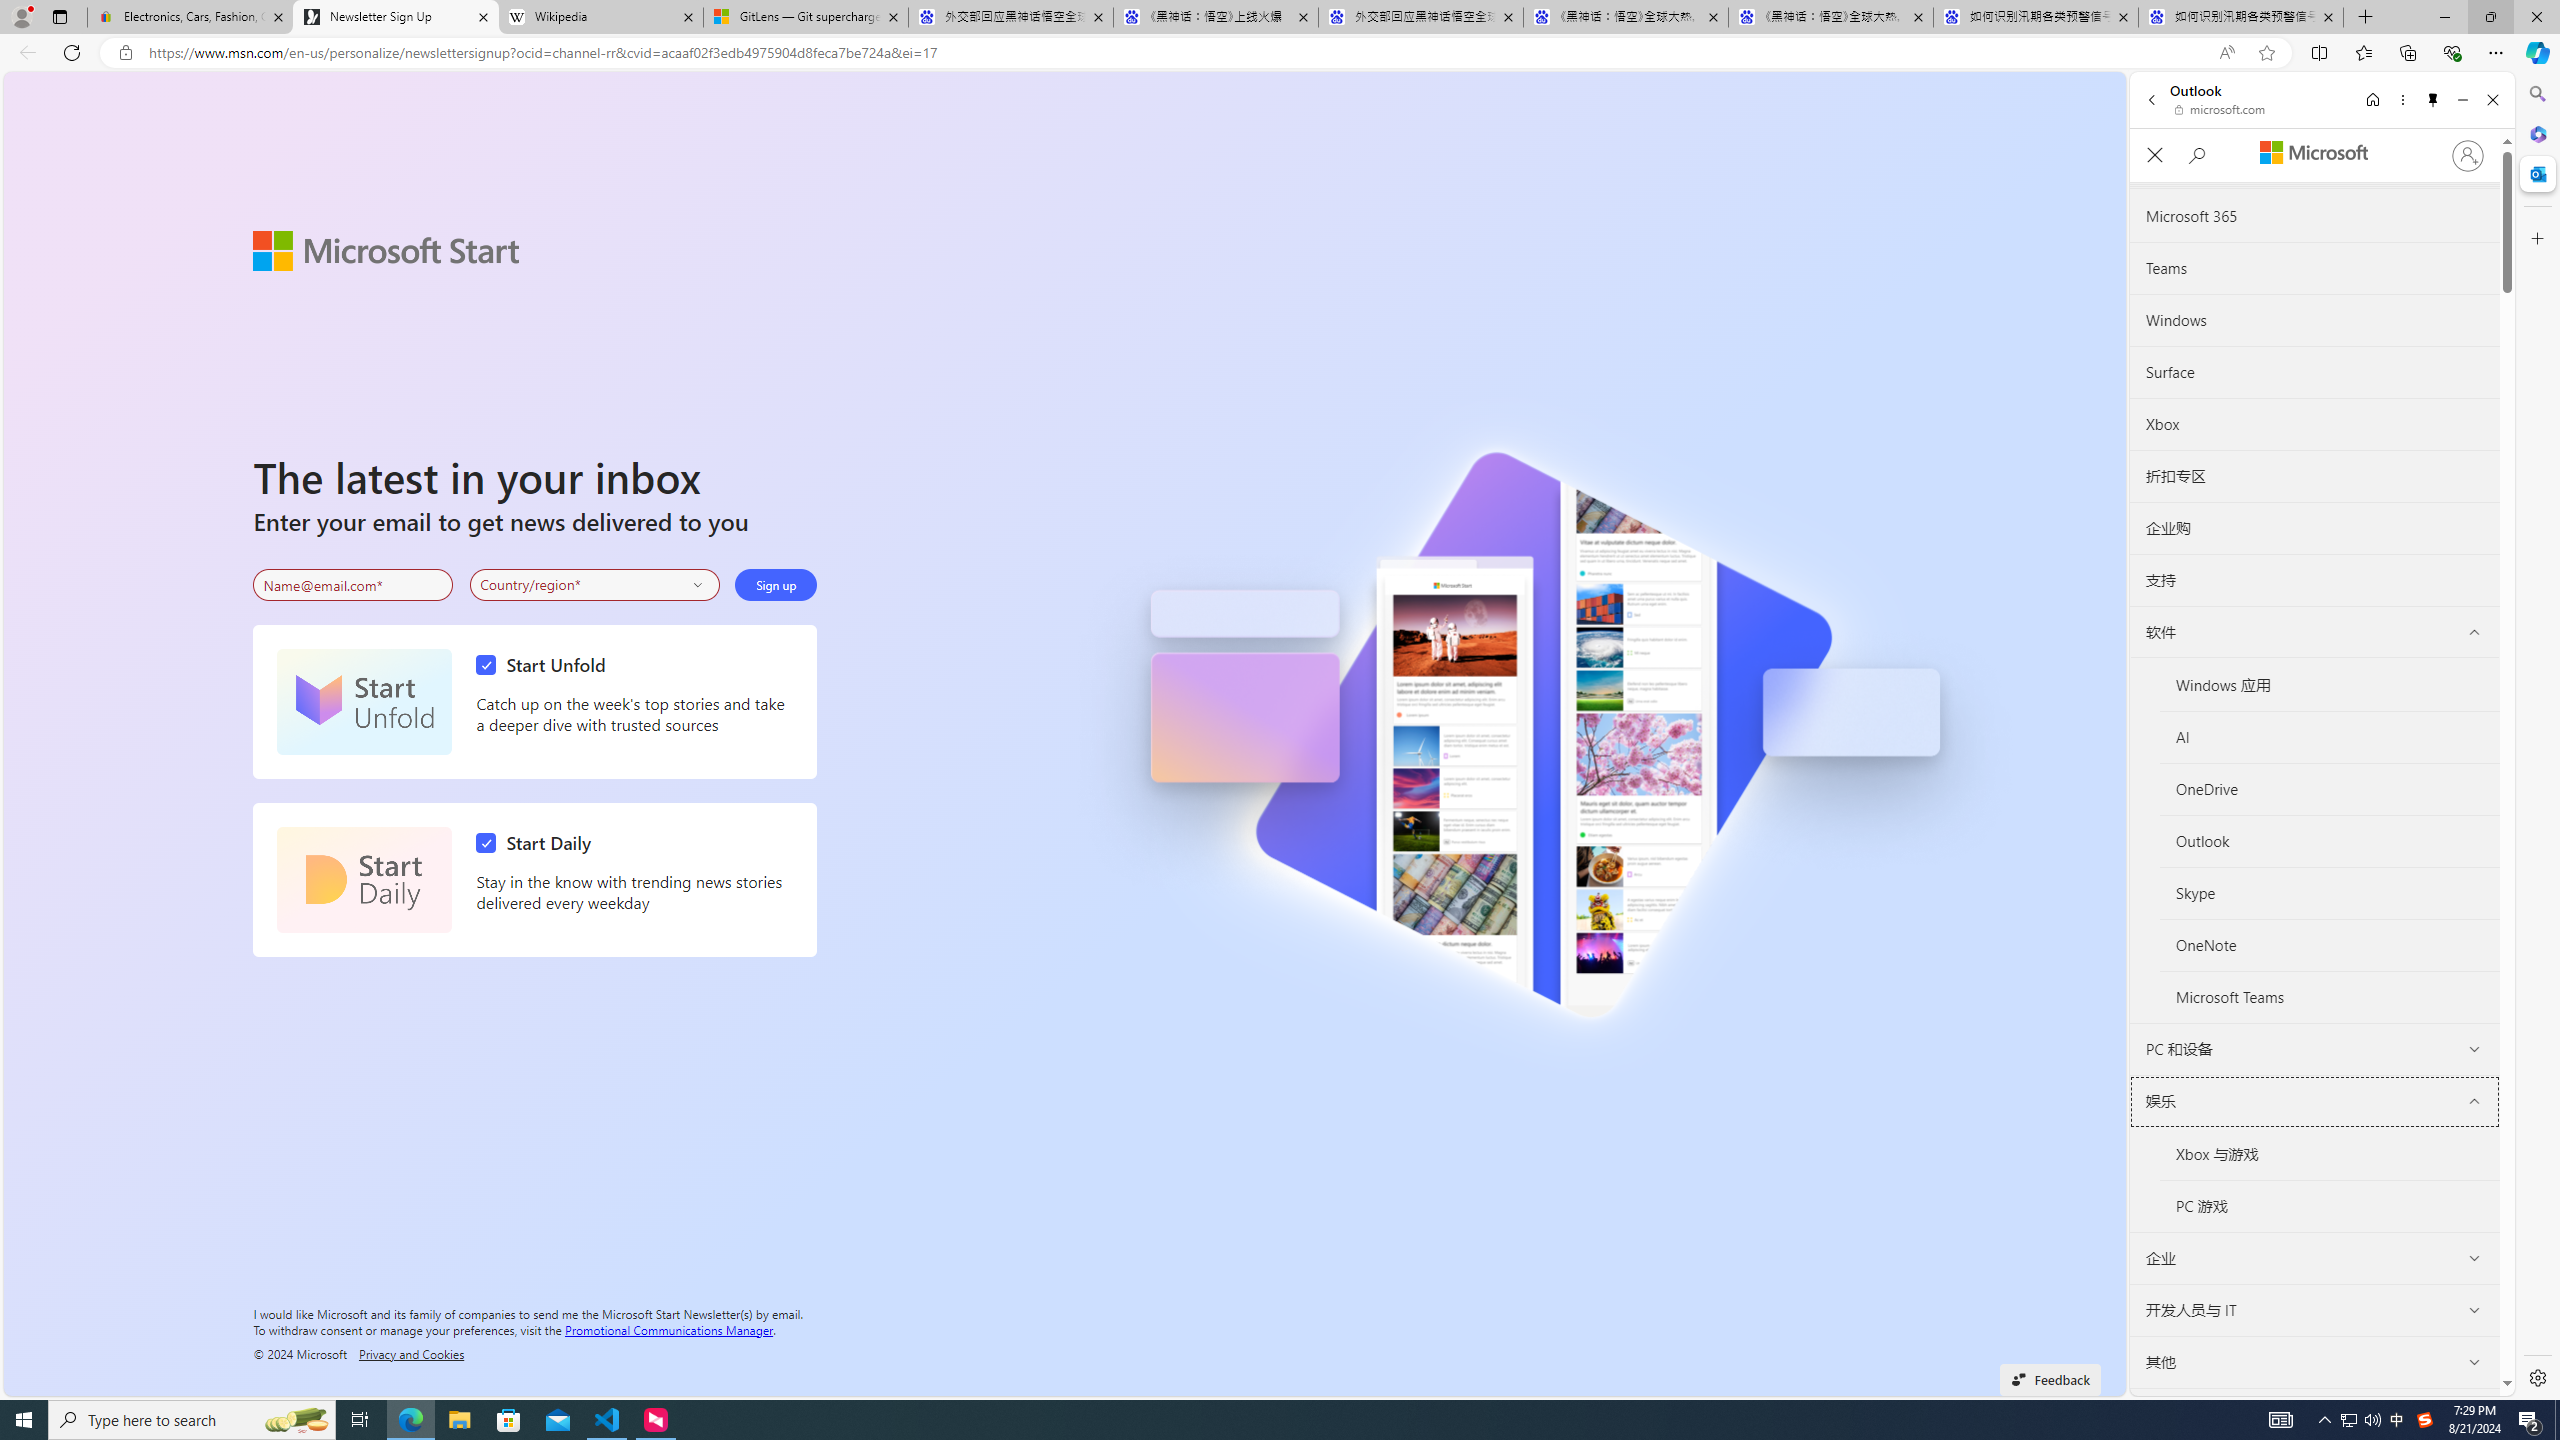 This screenshot has width=2560, height=1440. What do you see at coordinates (2315, 424) in the screenshot?
I see `'Xbox'` at bounding box center [2315, 424].